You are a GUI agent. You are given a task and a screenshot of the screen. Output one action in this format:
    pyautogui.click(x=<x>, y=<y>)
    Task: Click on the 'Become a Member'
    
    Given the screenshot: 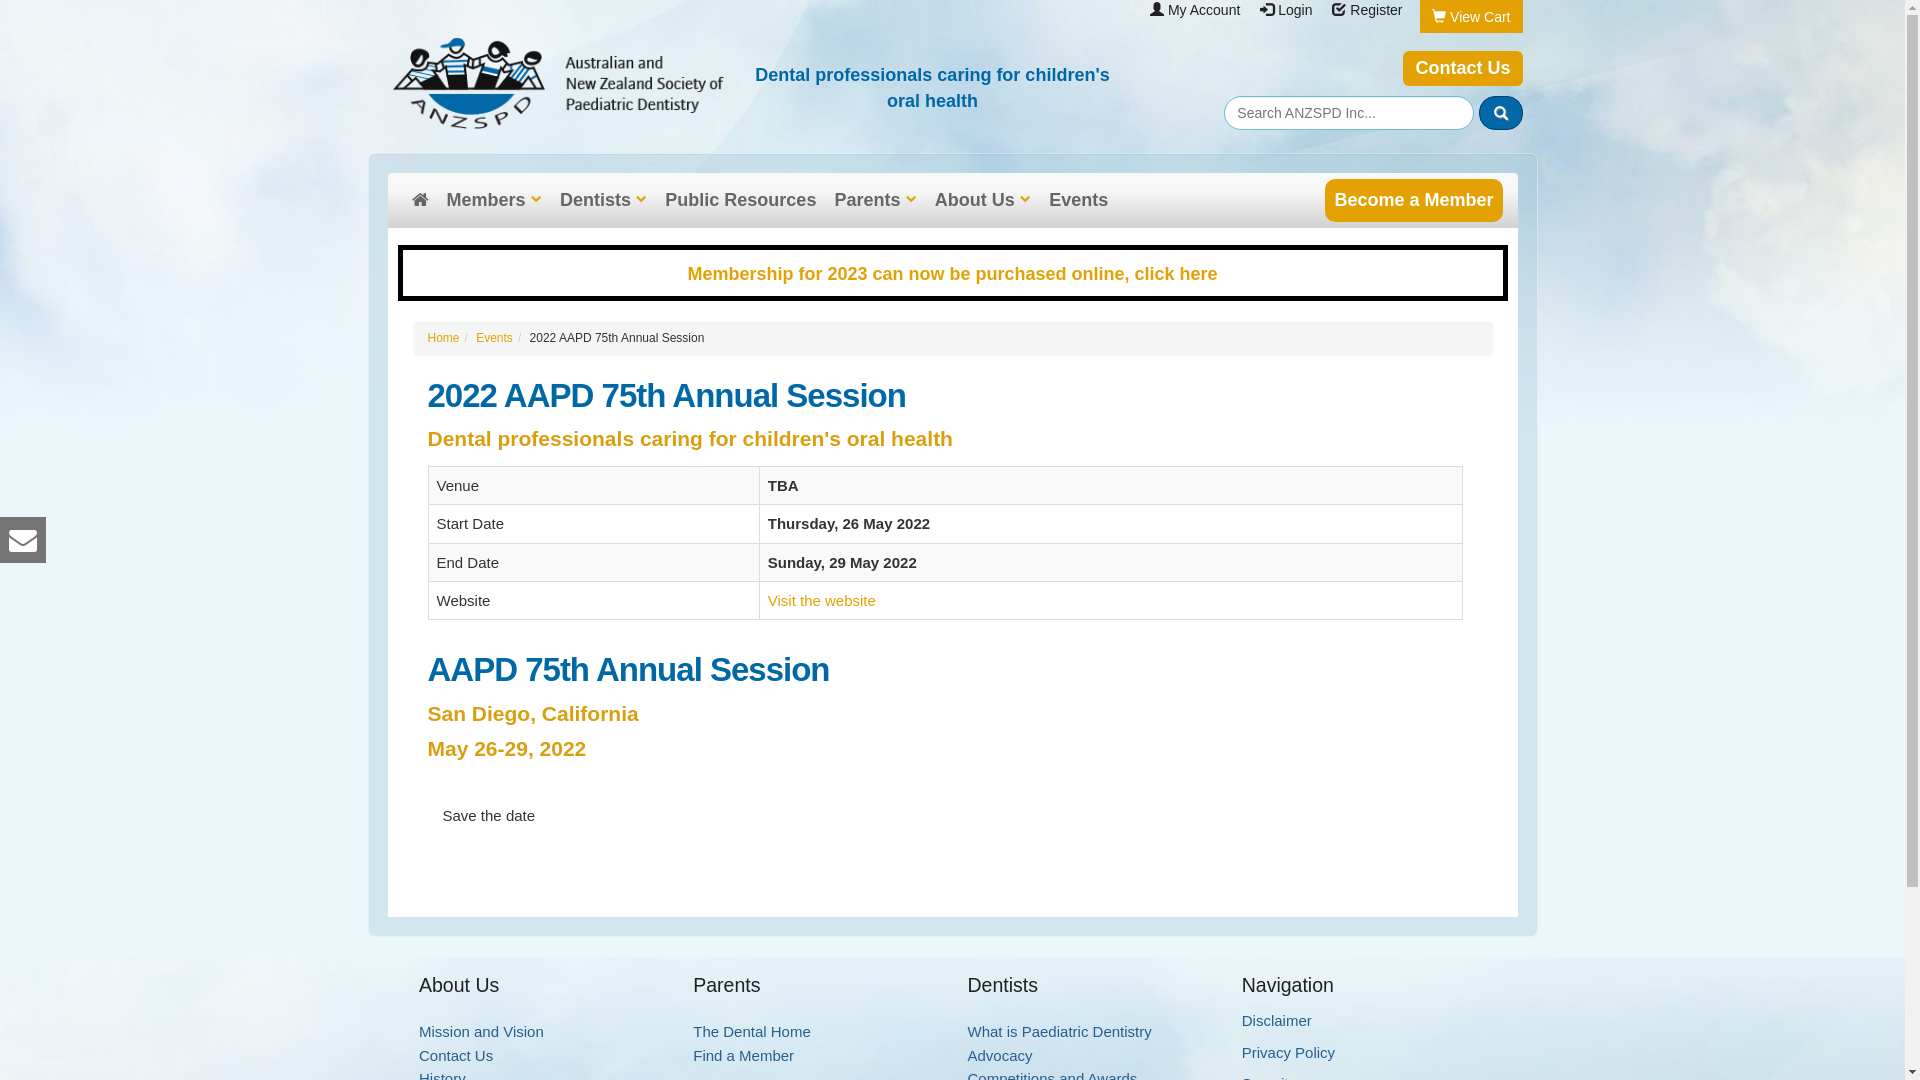 What is the action you would take?
    pyautogui.click(x=1412, y=200)
    